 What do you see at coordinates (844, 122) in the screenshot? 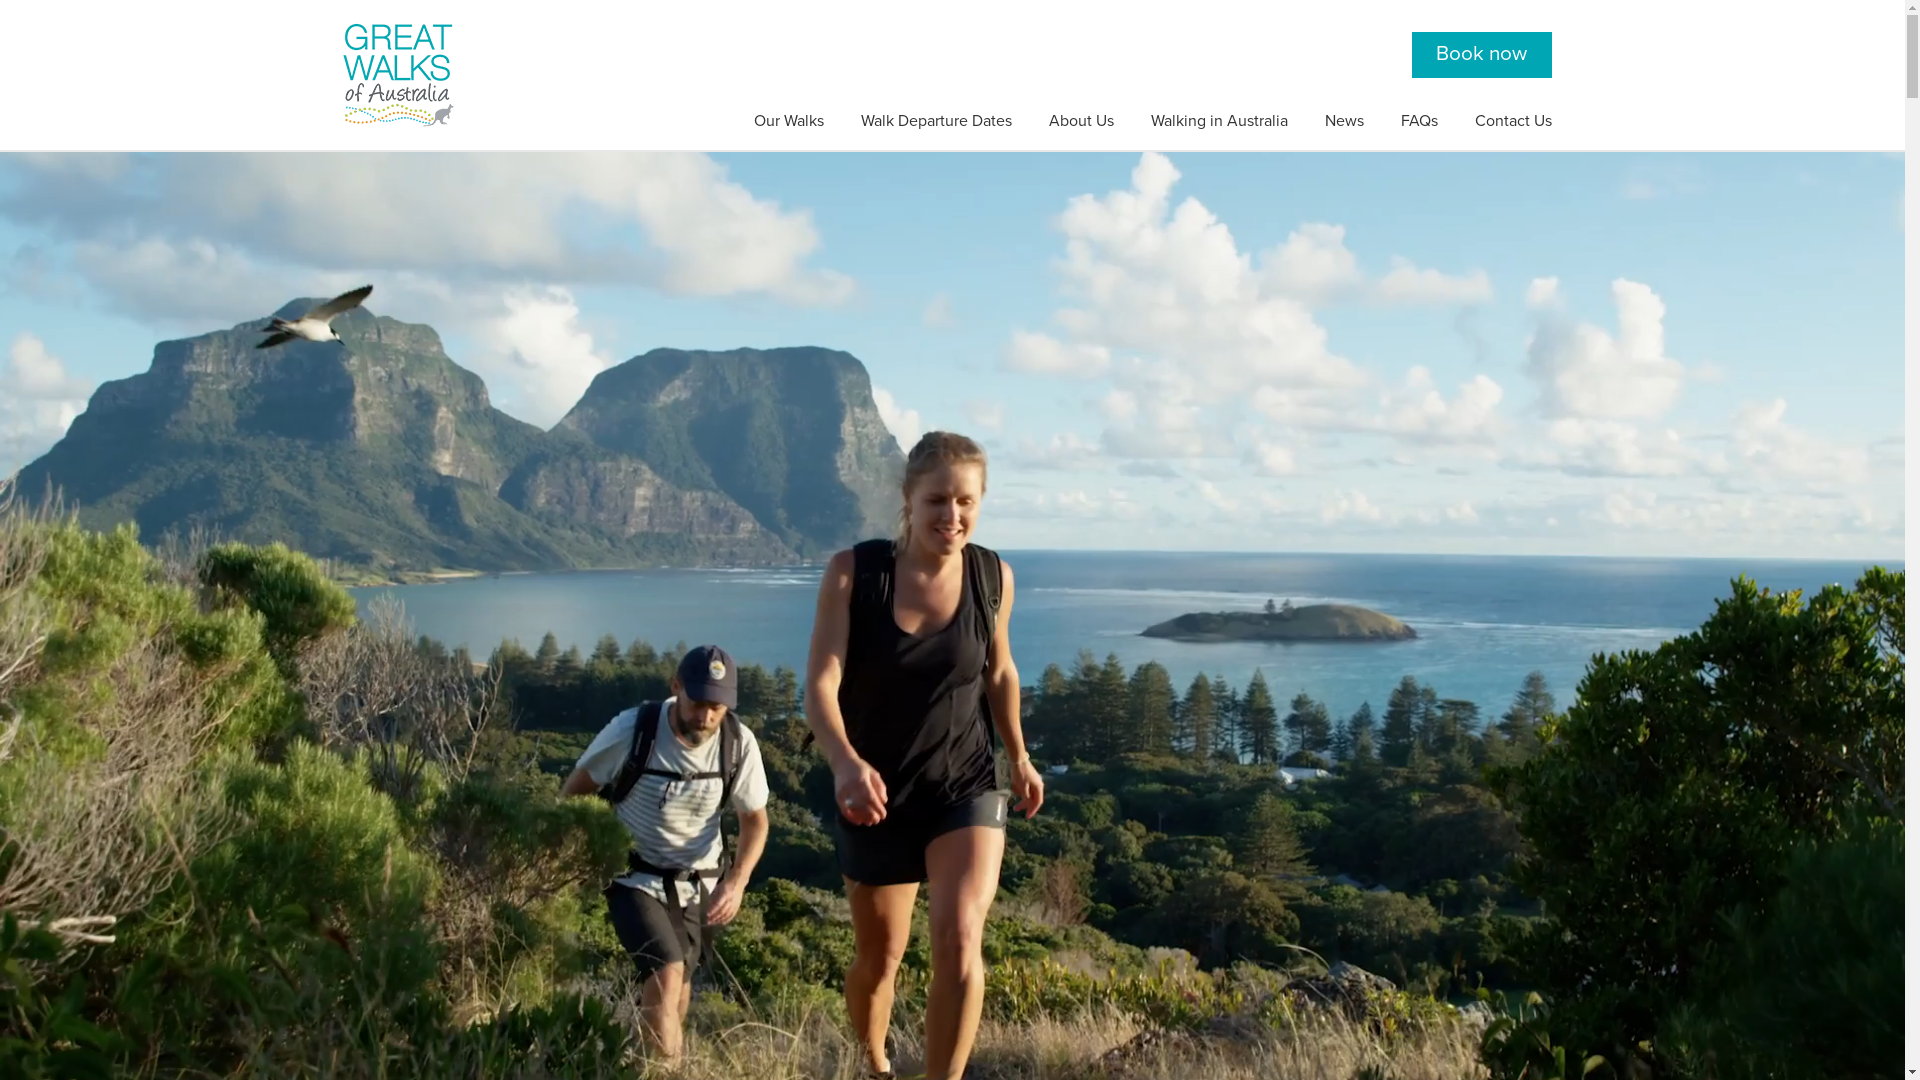
I see `'Walk Departure Dates'` at bounding box center [844, 122].